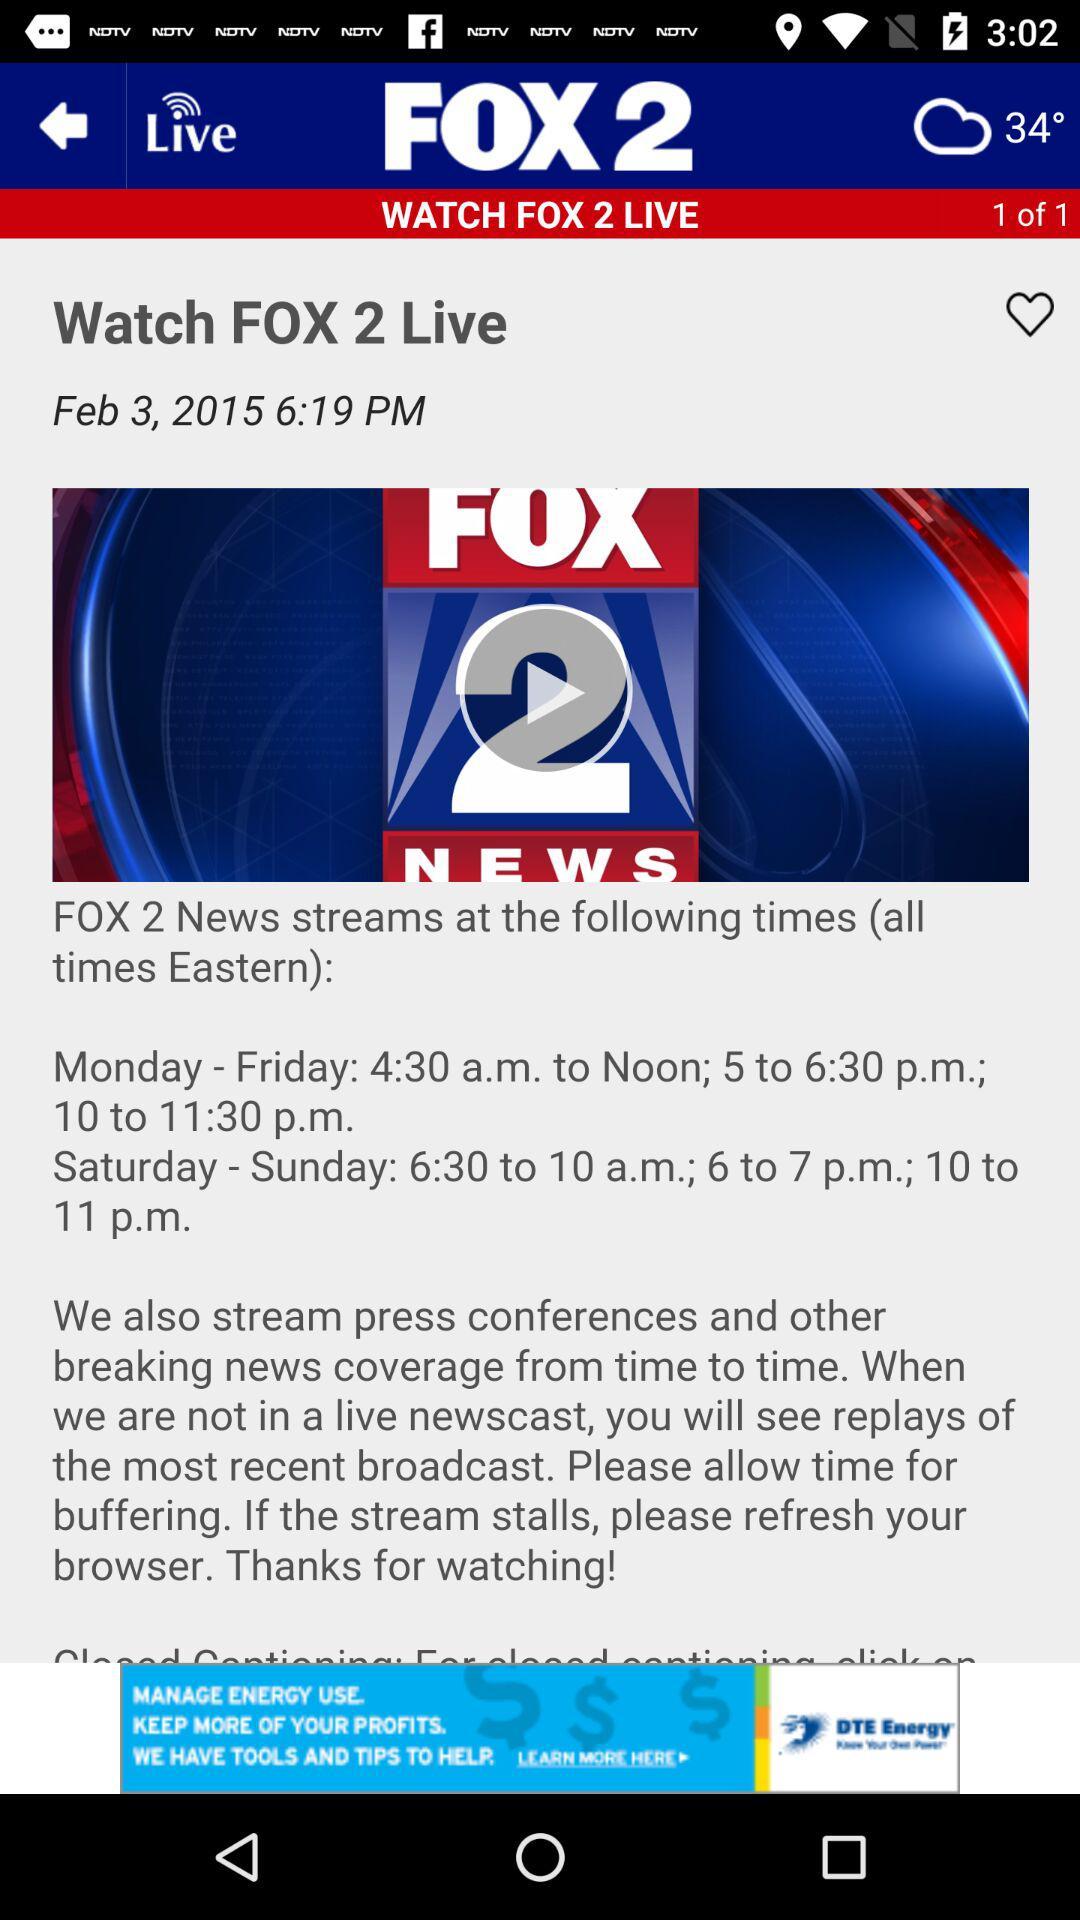 The width and height of the screenshot is (1080, 1920). Describe the element at coordinates (61, 124) in the screenshot. I see `the arrow_backward icon` at that location.